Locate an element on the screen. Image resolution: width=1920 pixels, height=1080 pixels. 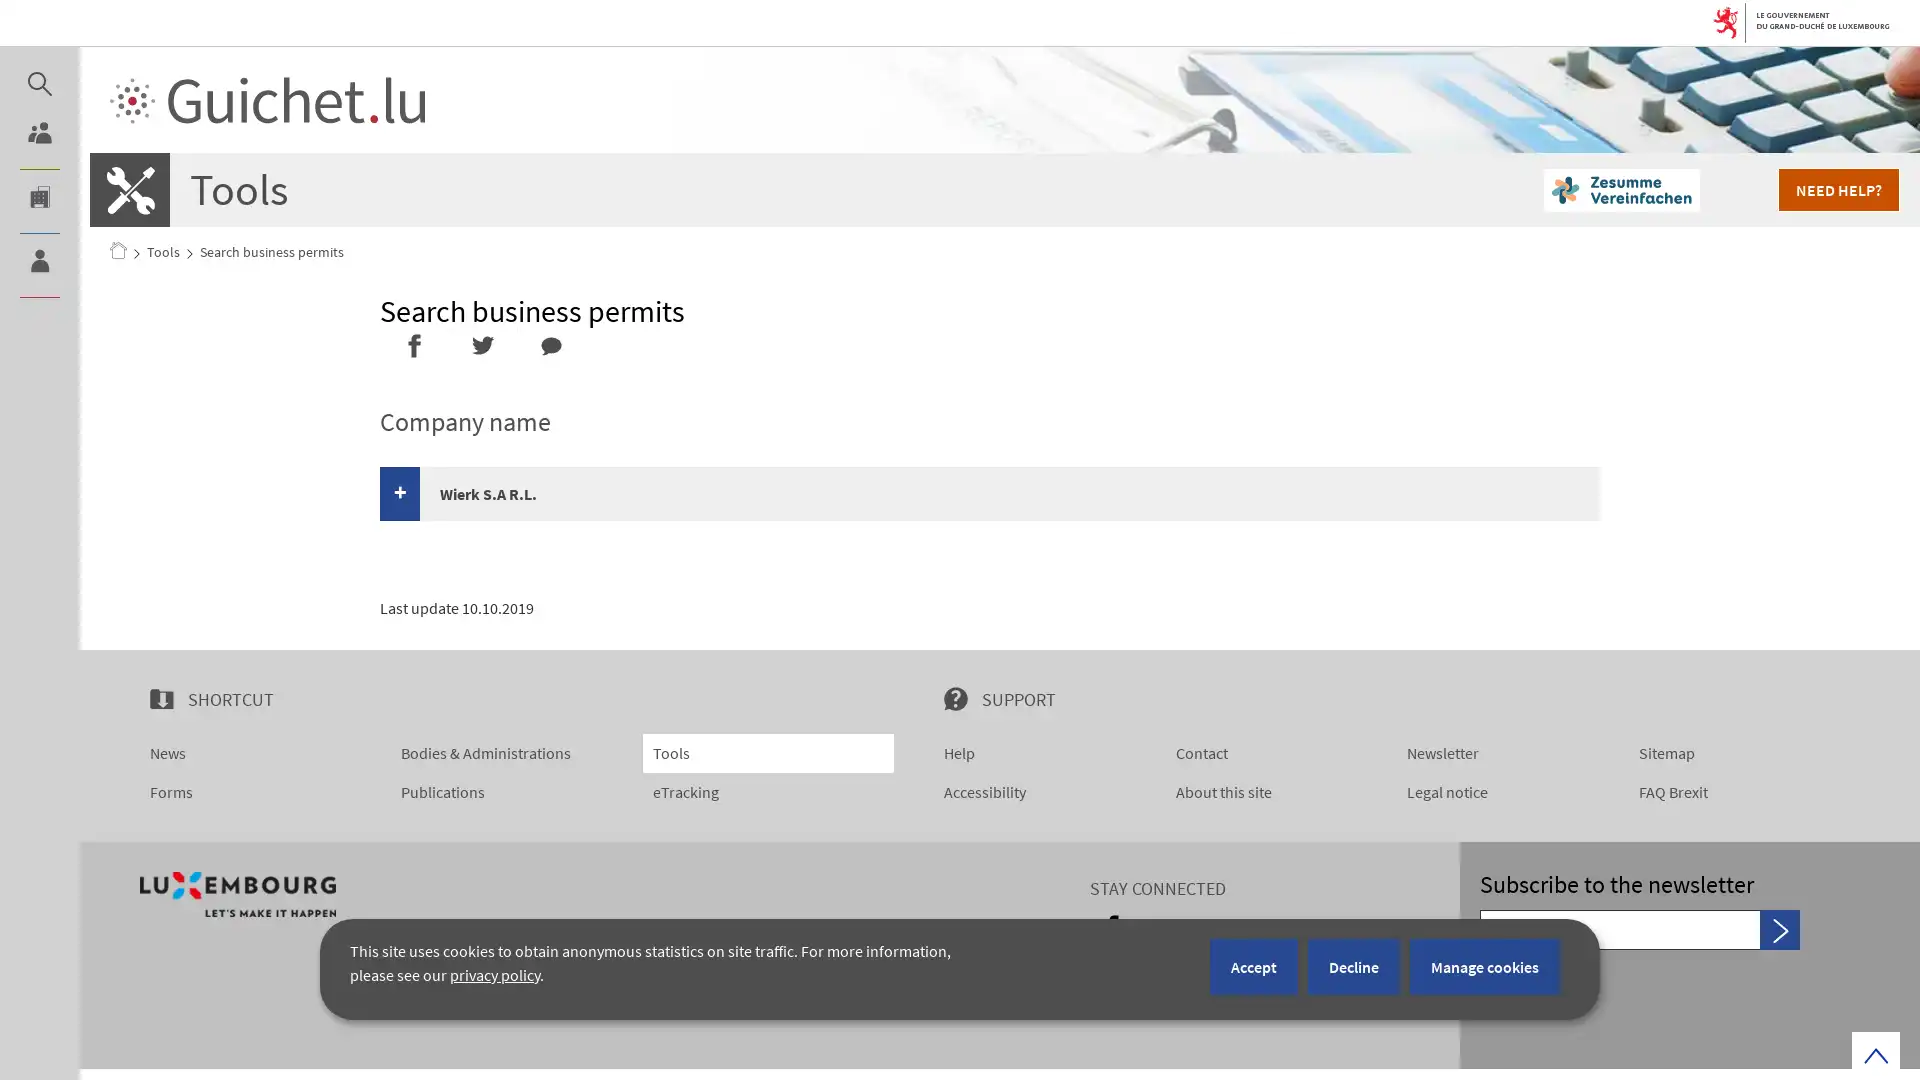
Send is located at coordinates (1780, 929).